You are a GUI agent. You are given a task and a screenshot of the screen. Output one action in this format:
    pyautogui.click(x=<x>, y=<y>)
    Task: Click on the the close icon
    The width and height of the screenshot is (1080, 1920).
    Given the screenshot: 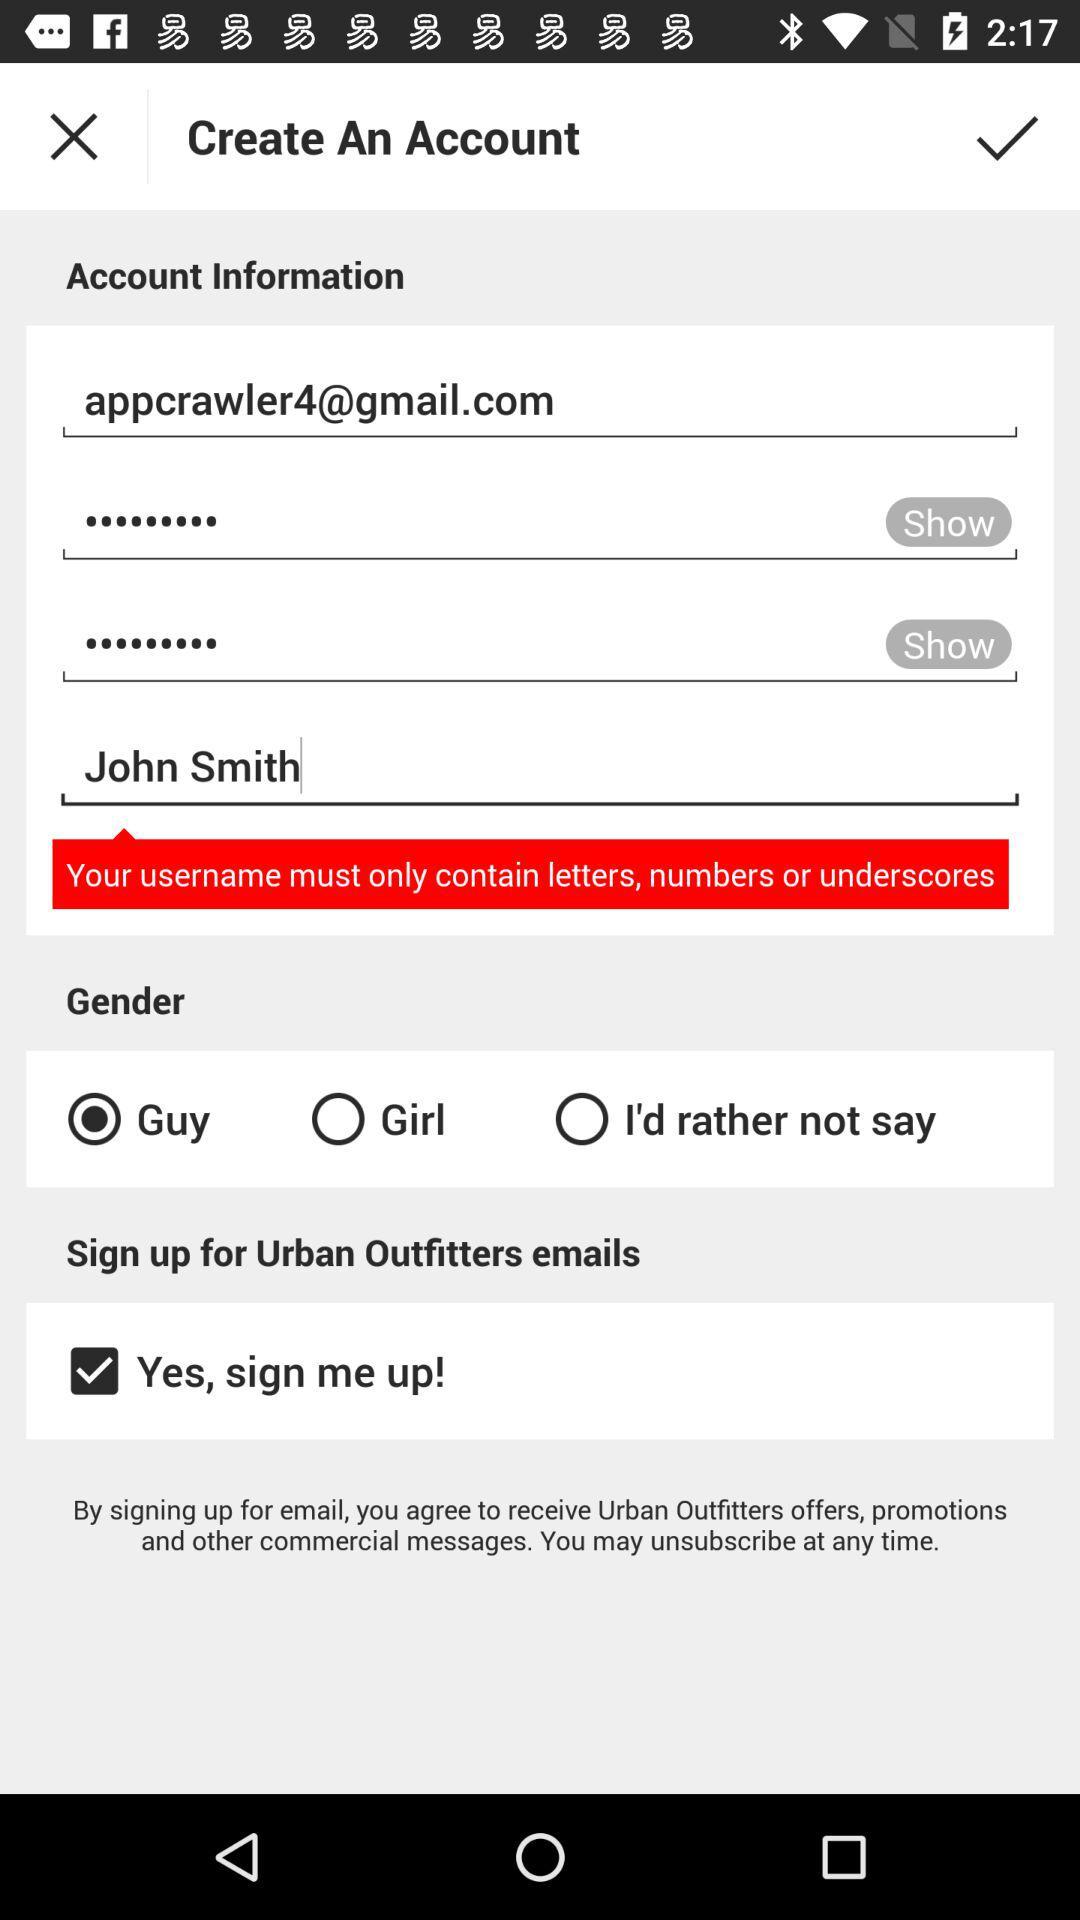 What is the action you would take?
    pyautogui.click(x=72, y=135)
    